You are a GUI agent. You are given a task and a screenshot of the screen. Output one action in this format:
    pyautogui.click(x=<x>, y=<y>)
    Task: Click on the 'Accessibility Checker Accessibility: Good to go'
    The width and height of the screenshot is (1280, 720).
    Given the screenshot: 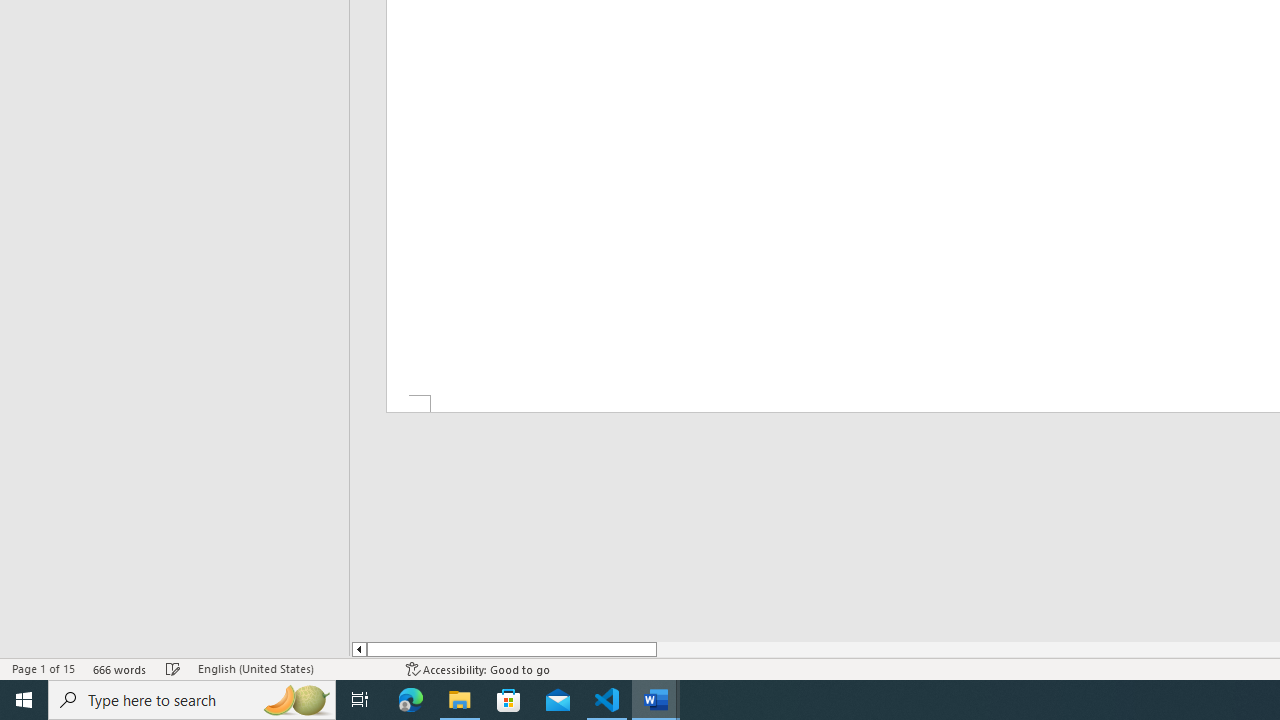 What is the action you would take?
    pyautogui.click(x=477, y=669)
    